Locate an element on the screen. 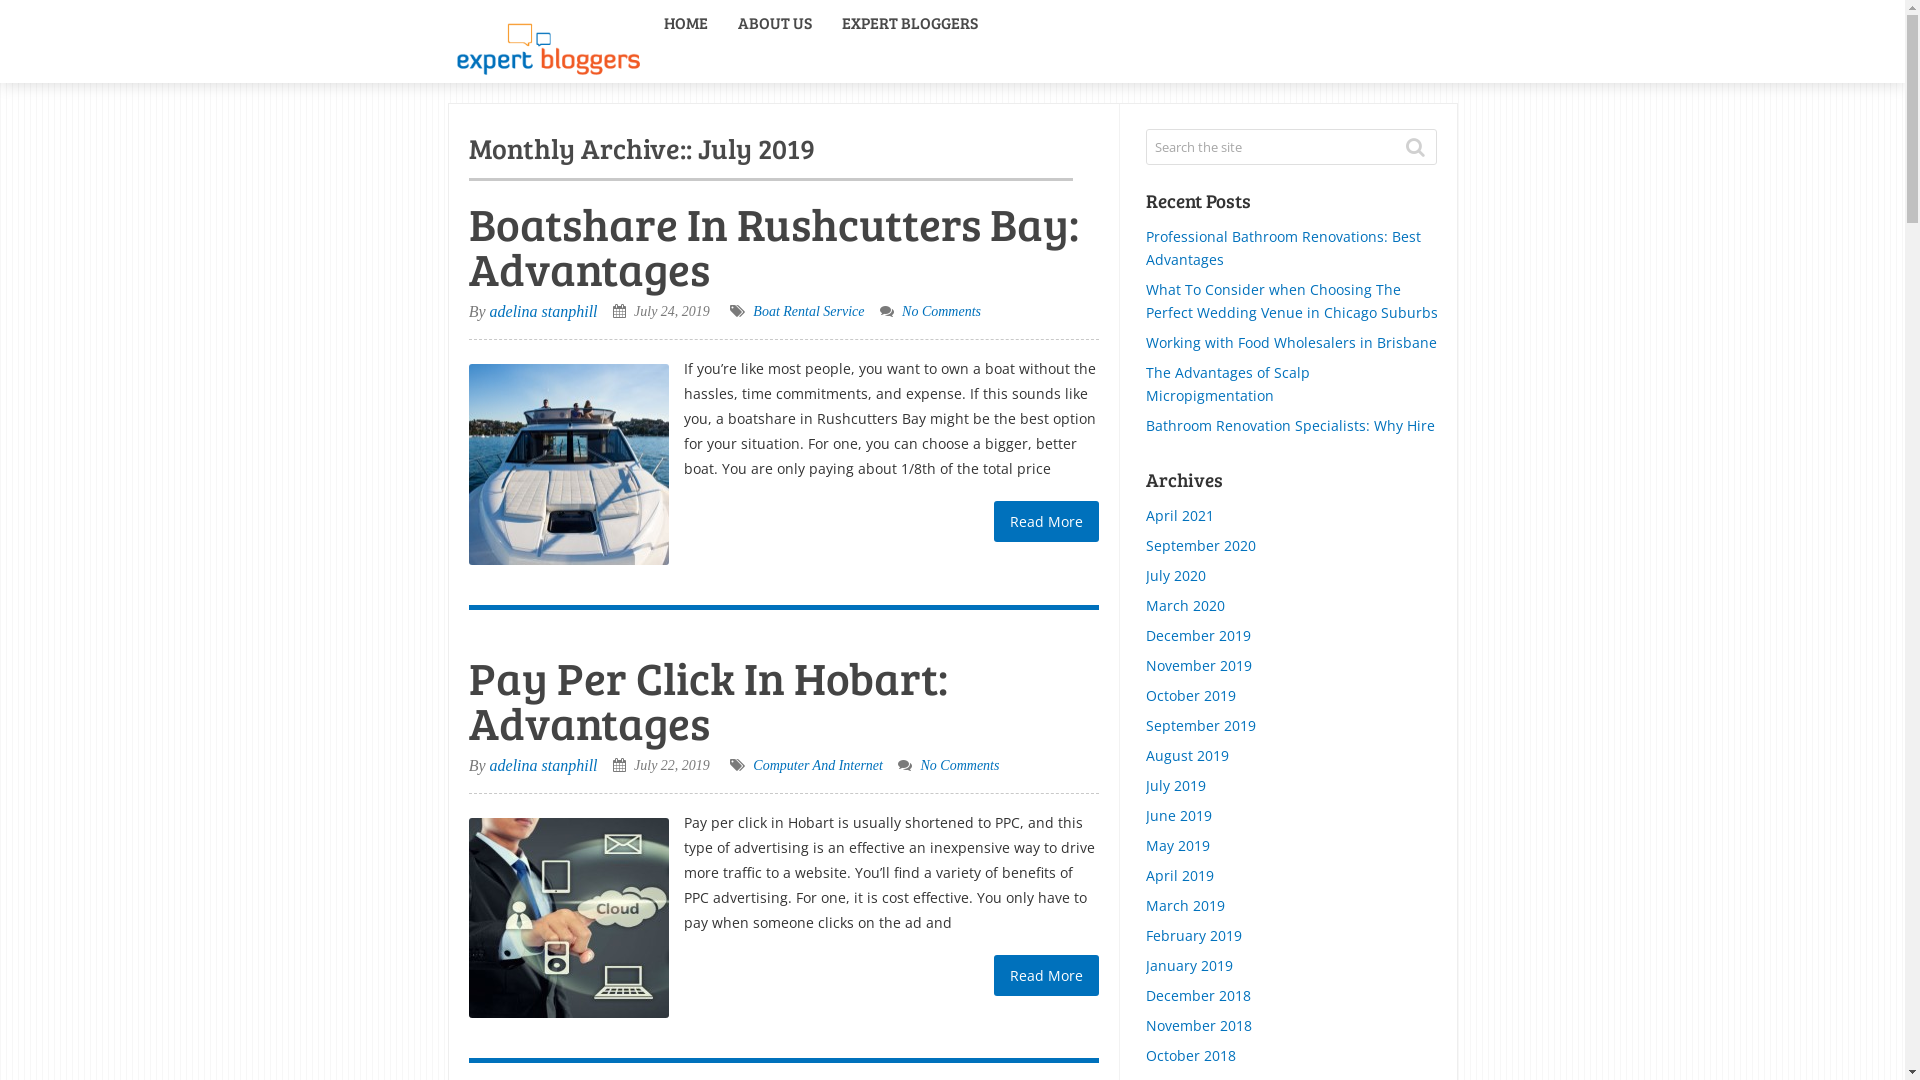 Image resolution: width=1920 pixels, height=1080 pixels. 'Boat Rental Service' is located at coordinates (808, 311).